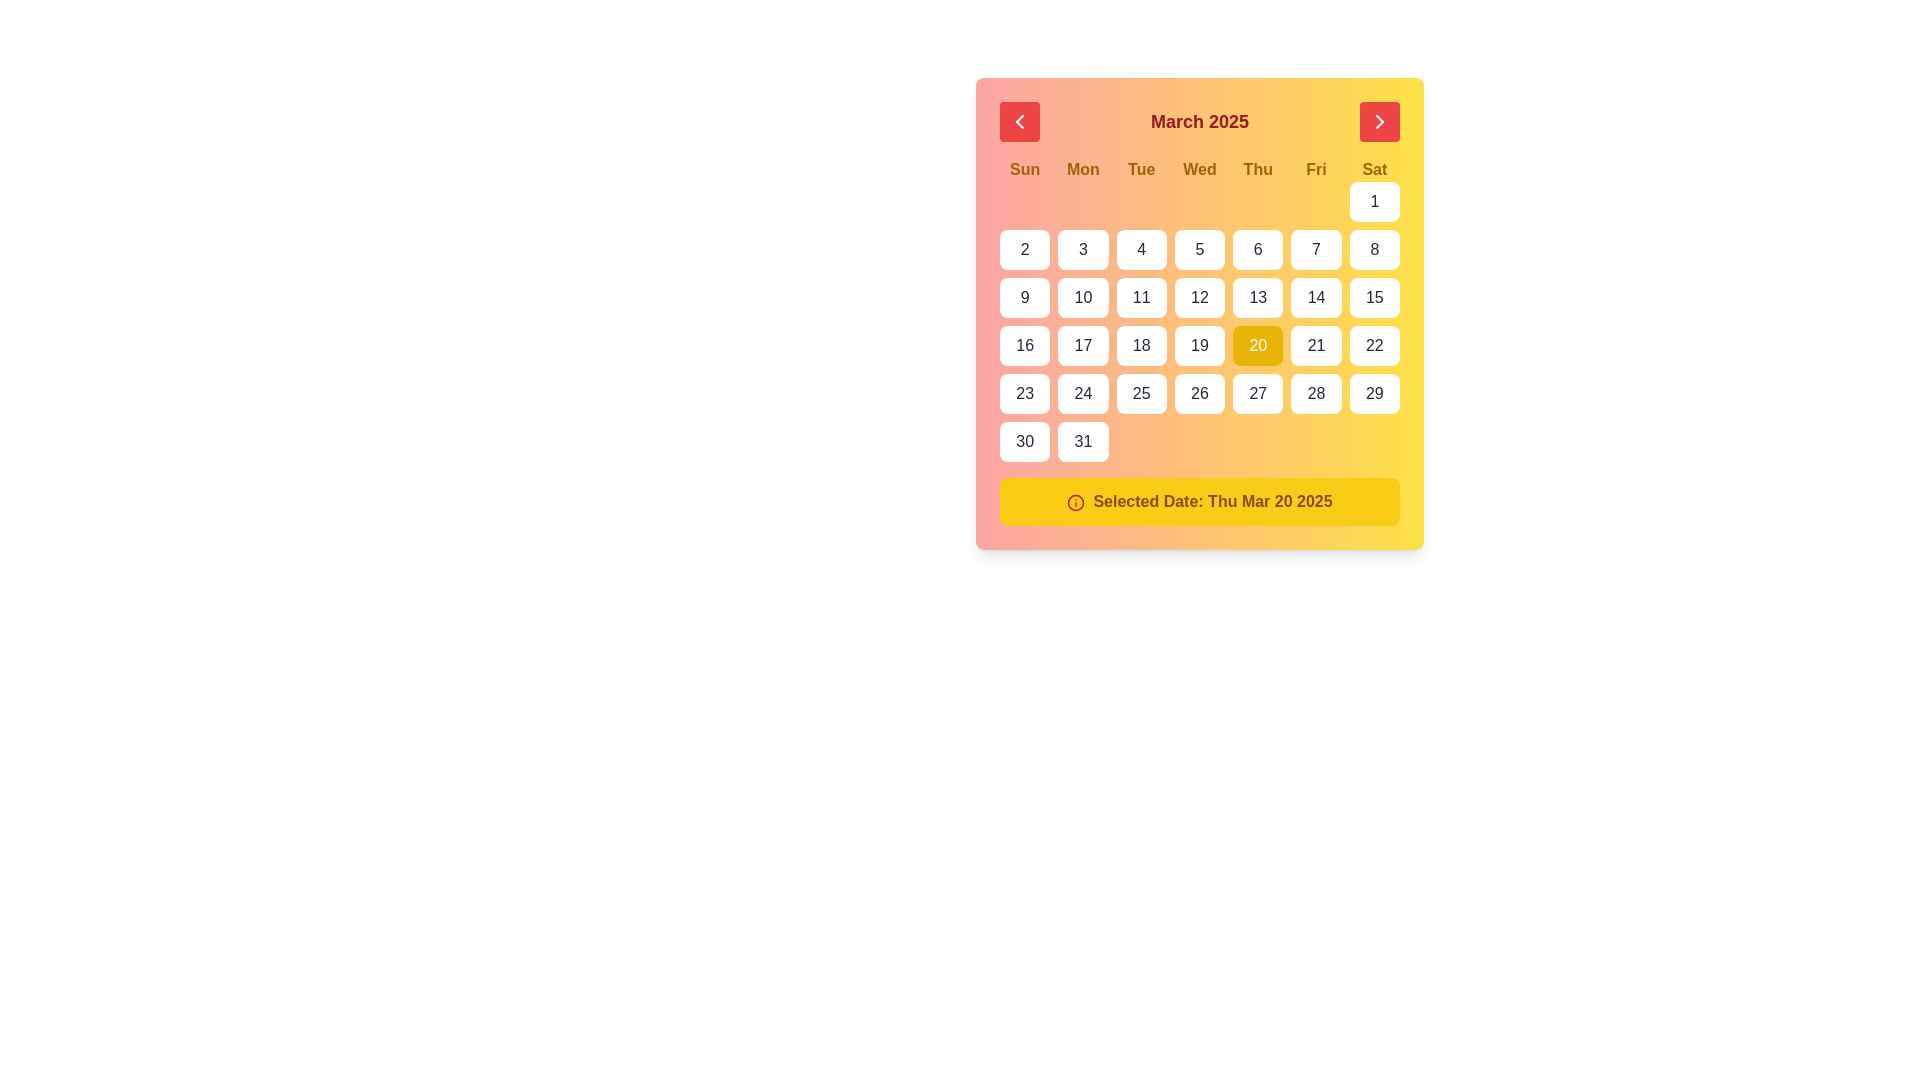 This screenshot has height=1080, width=1920. Describe the element at coordinates (1257, 345) in the screenshot. I see `the button representing the 20th date in the calendar interface, located in the last row and fifth column under the Thursday header labeled as 'Thu'` at that location.